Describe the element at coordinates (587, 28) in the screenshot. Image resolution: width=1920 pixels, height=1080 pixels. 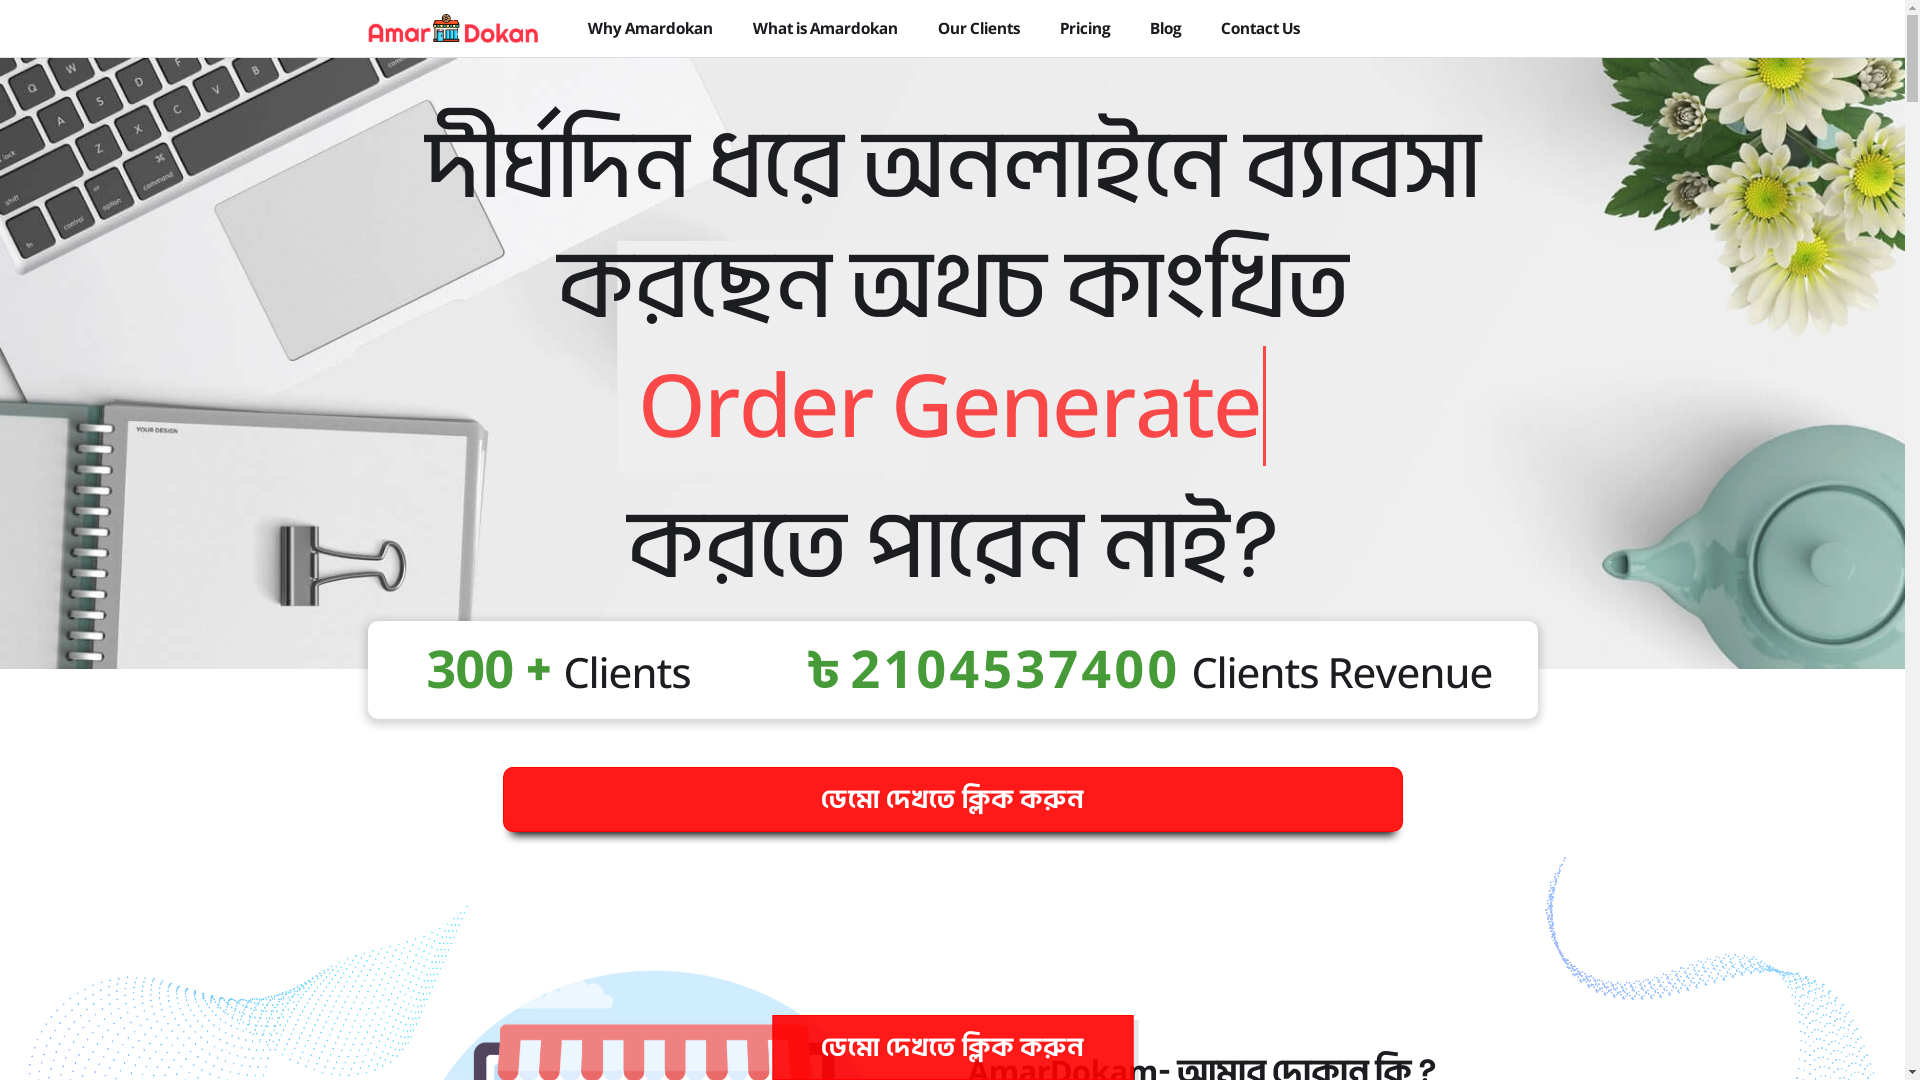
I see `'Why Amardokan'` at that location.